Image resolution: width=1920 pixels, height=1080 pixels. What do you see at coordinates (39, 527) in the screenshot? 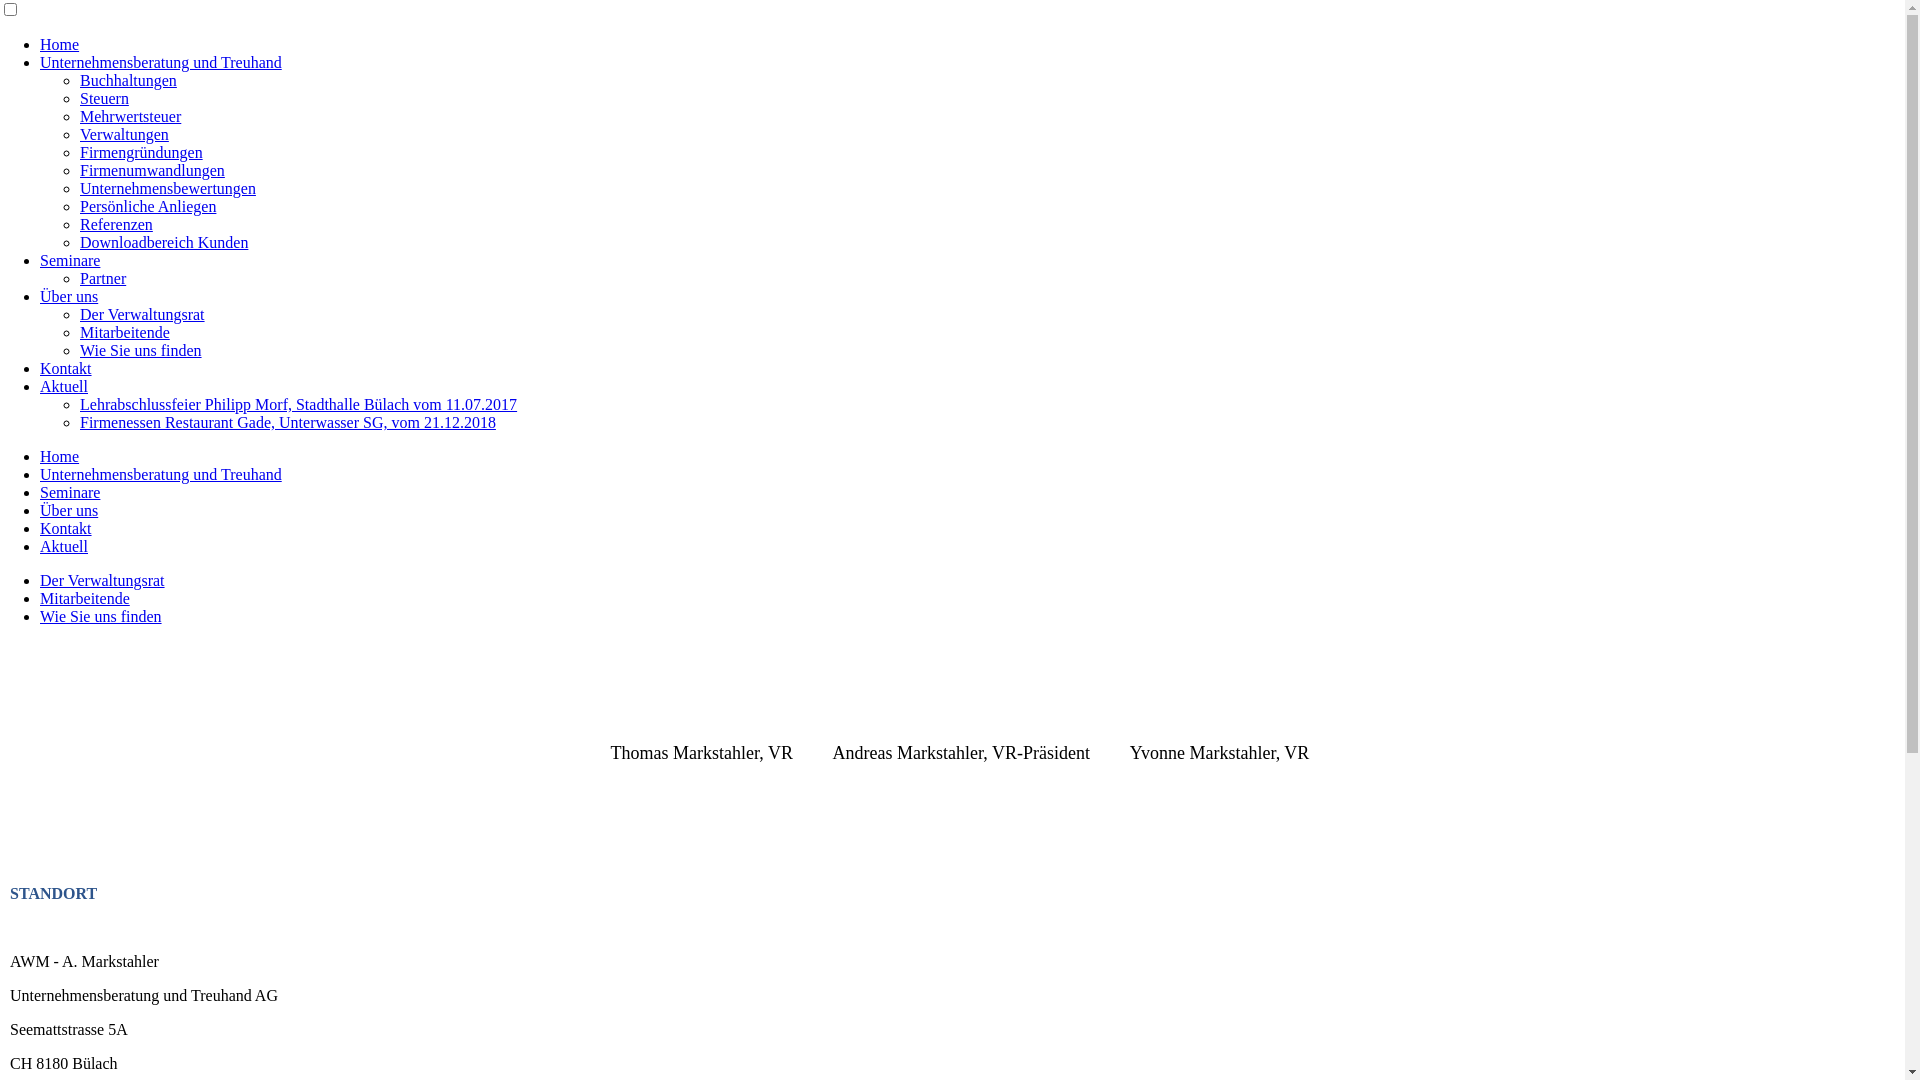
I see `'Kontakt'` at bounding box center [39, 527].